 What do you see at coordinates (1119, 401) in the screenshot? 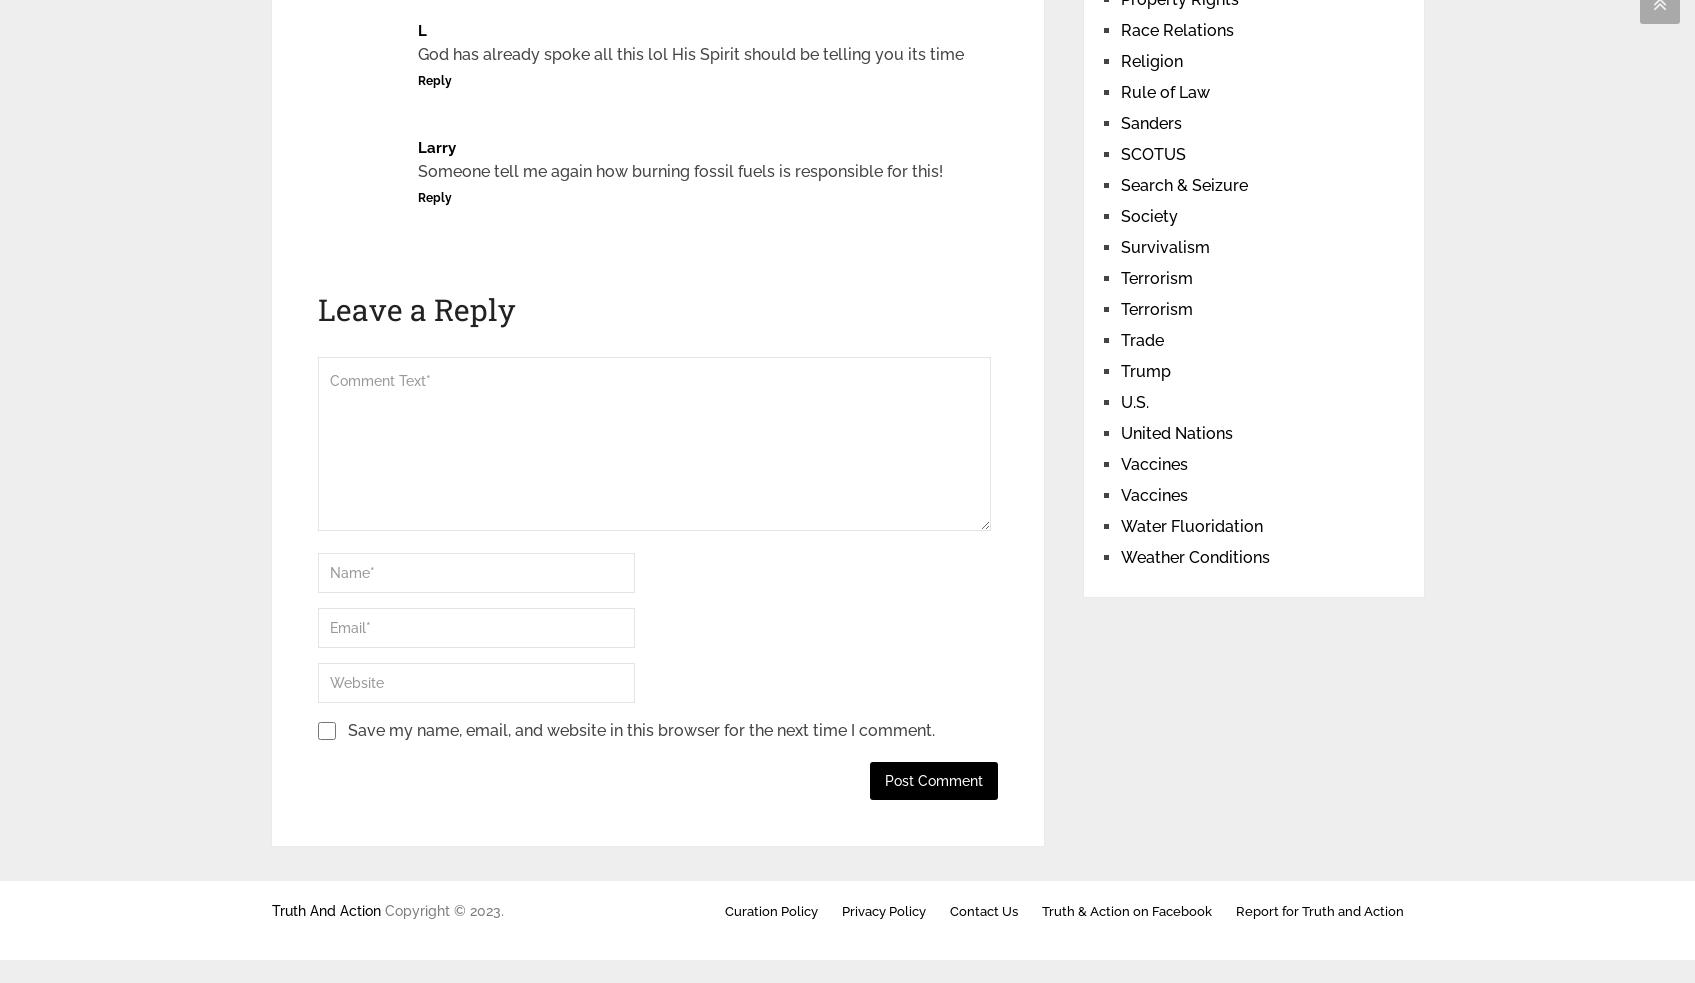
I see `'U.S.'` at bounding box center [1119, 401].